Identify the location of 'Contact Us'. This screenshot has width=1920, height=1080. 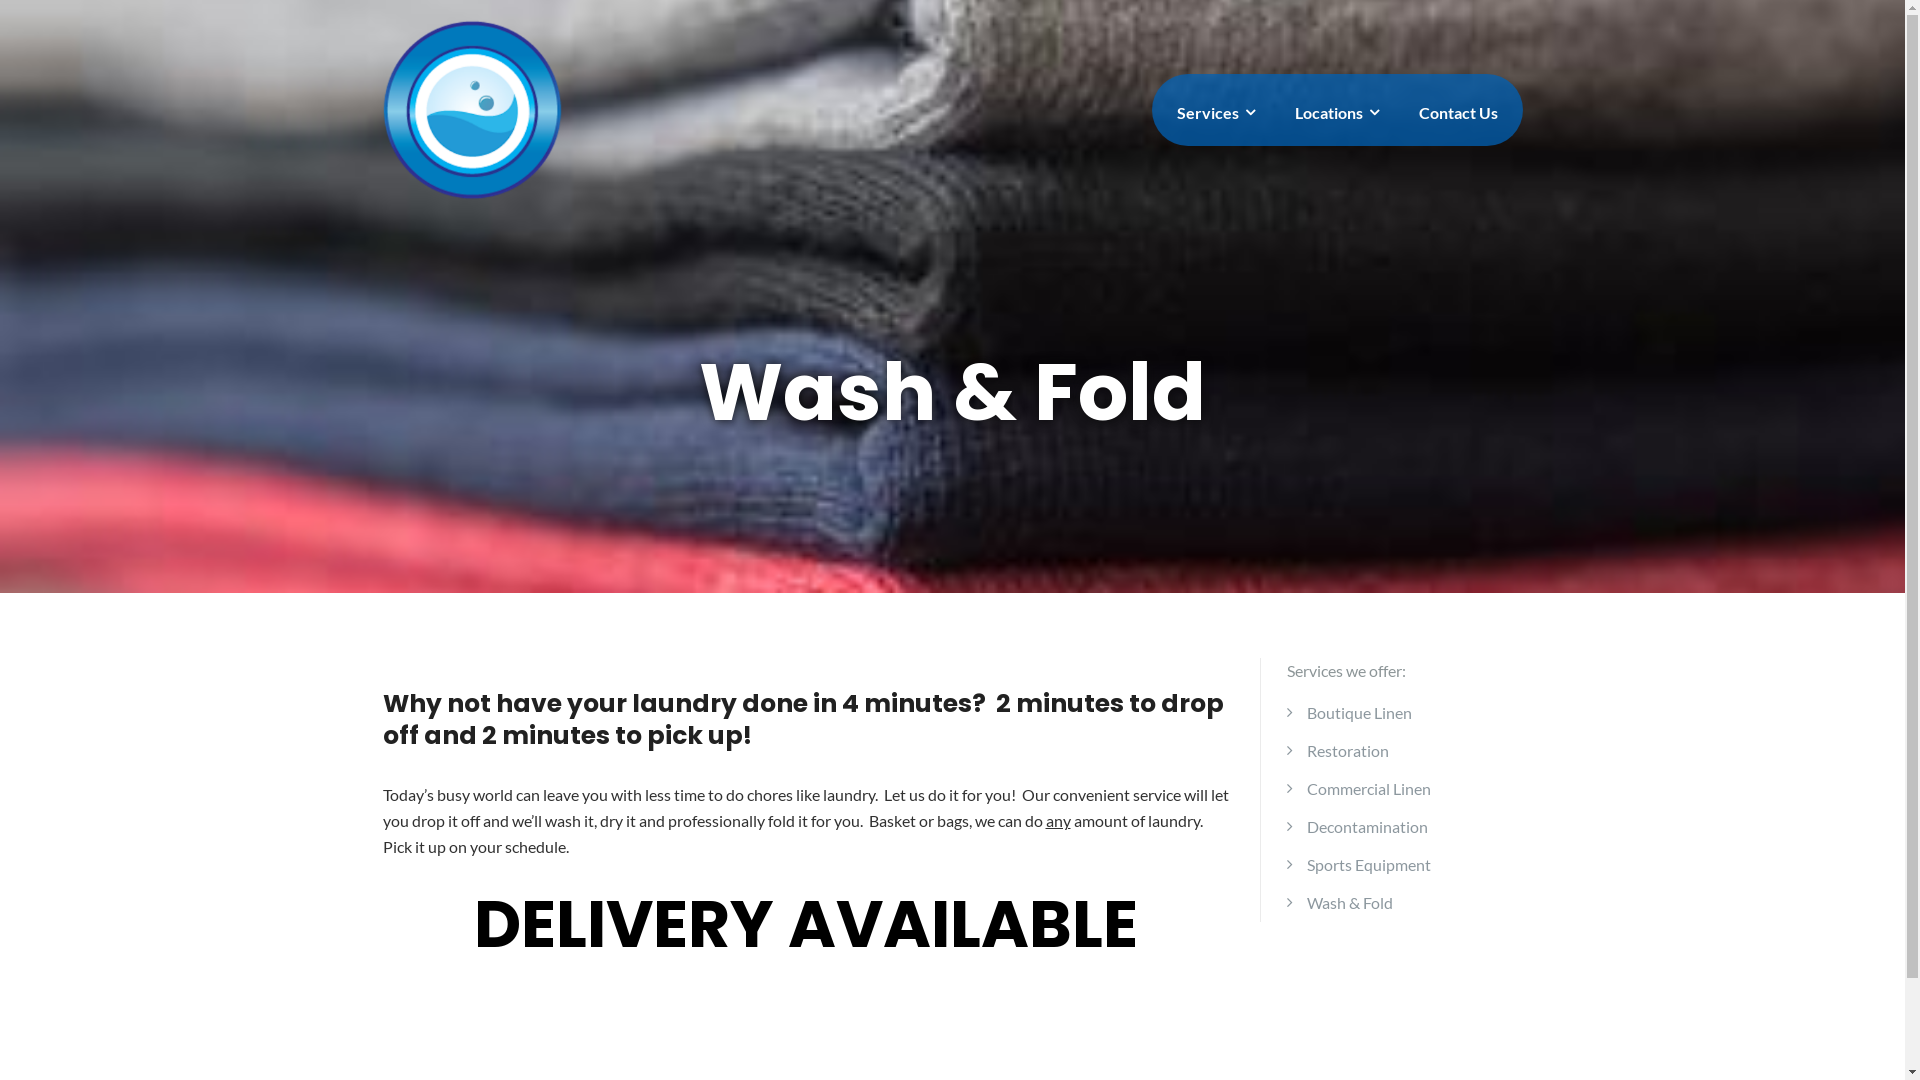
(1457, 112).